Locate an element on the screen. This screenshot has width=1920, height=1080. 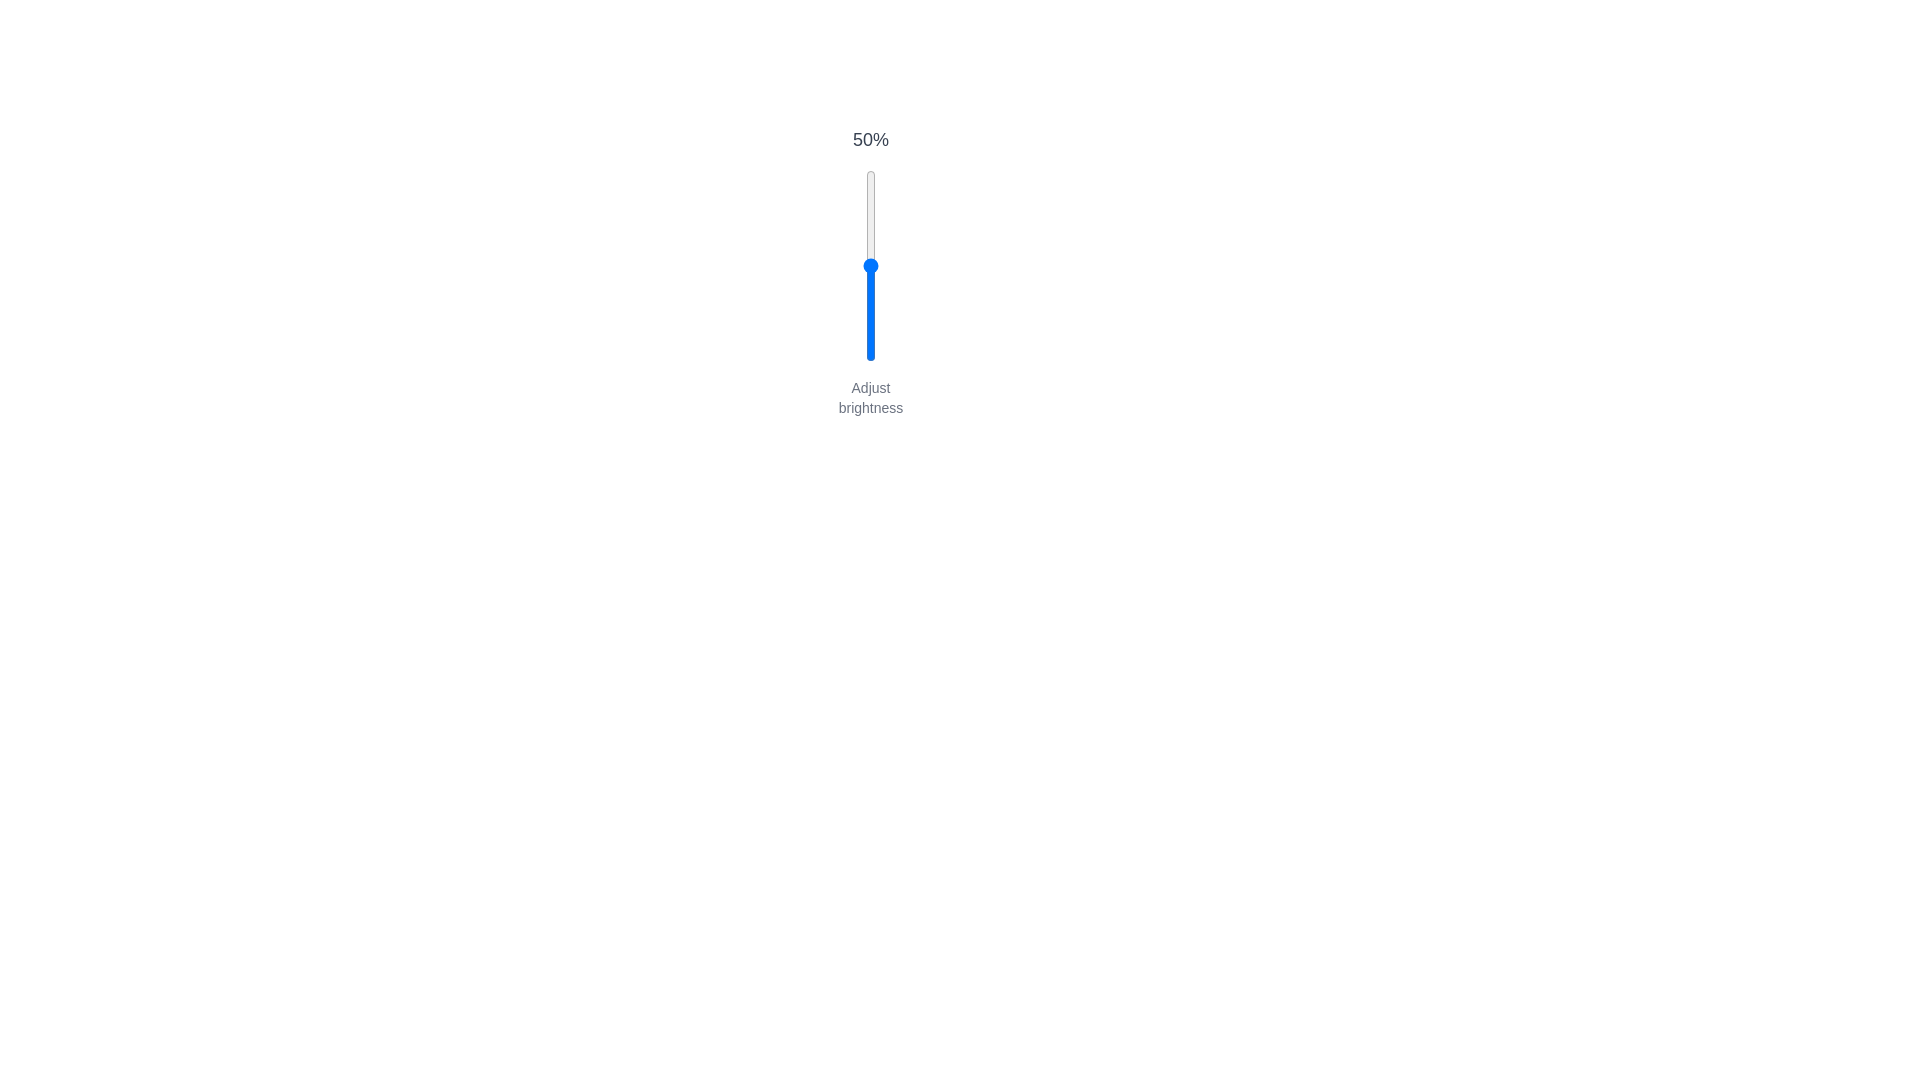
brightness is located at coordinates (870, 286).